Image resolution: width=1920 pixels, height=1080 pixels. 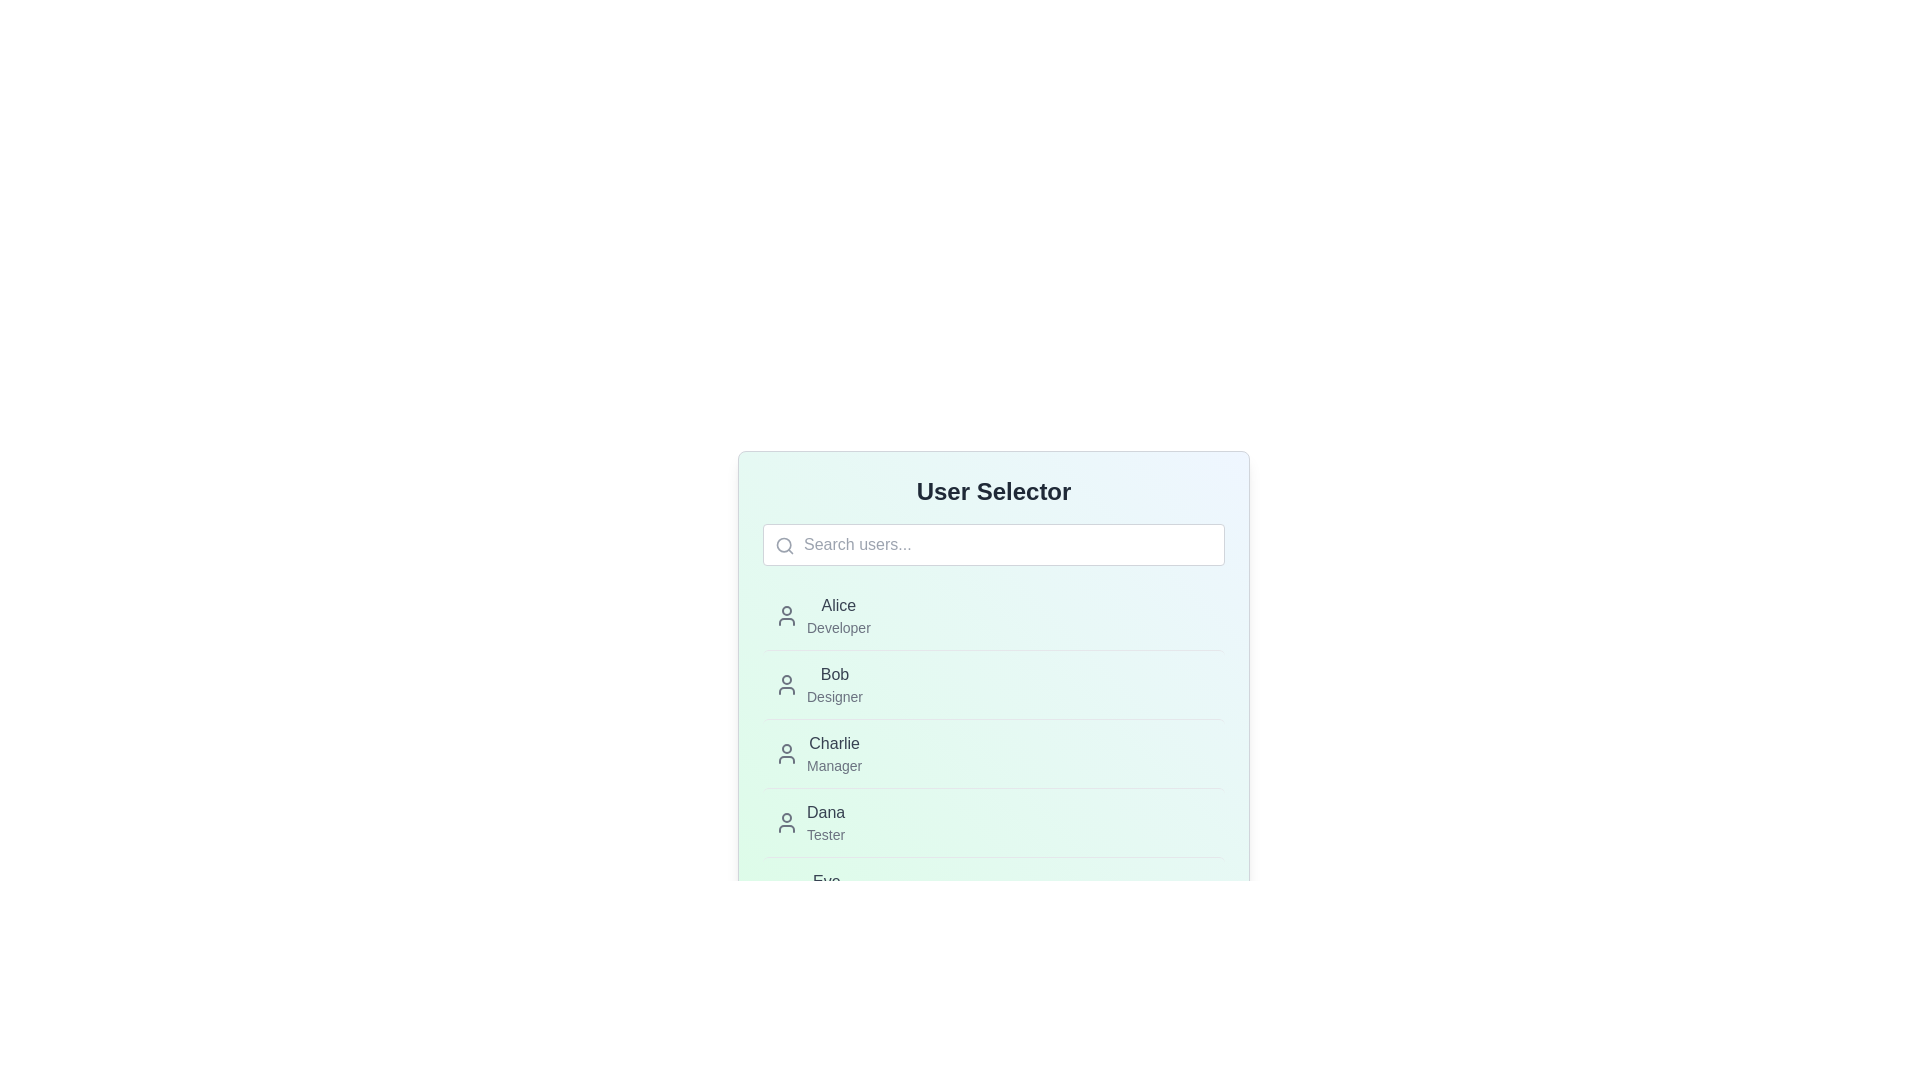 I want to click on the Text label that provides additional information about the user 'Bob', indicating their role as a Designer, located below the name 'Bob' in the user selection interface, so click(x=835, y=696).